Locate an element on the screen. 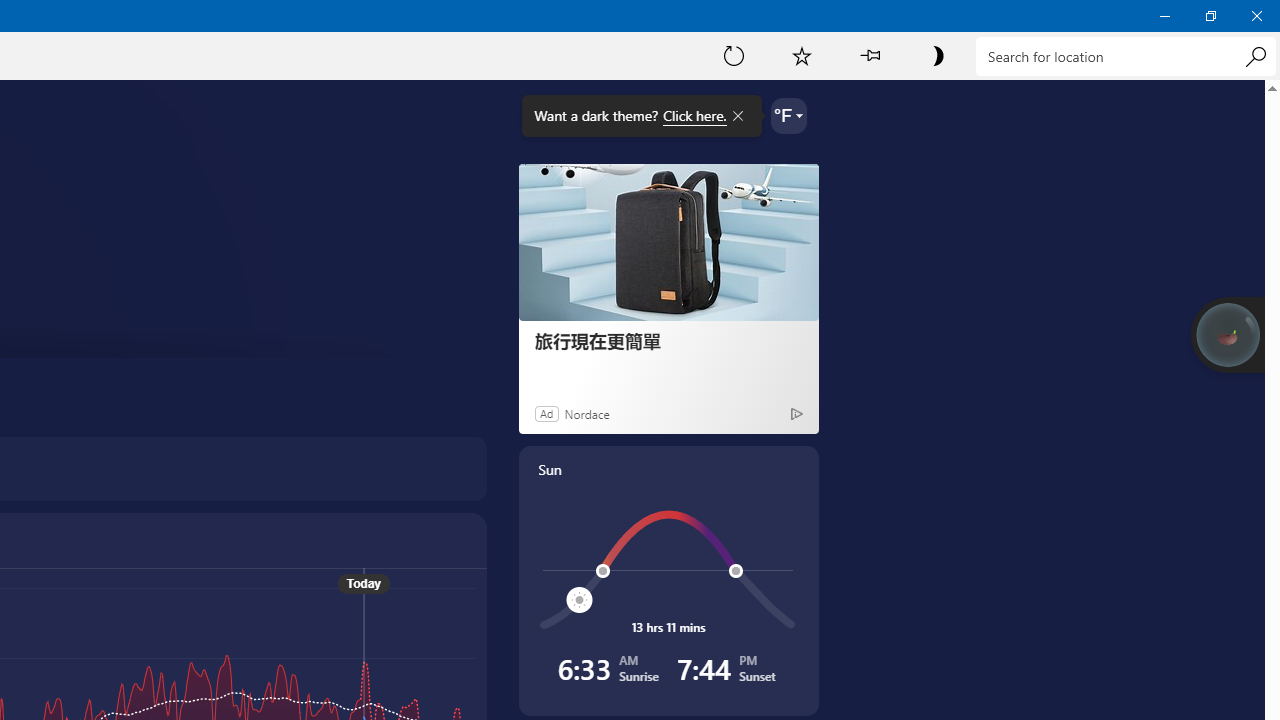 The height and width of the screenshot is (720, 1280). 'Add to Favorites' is located at coordinates (801, 54).